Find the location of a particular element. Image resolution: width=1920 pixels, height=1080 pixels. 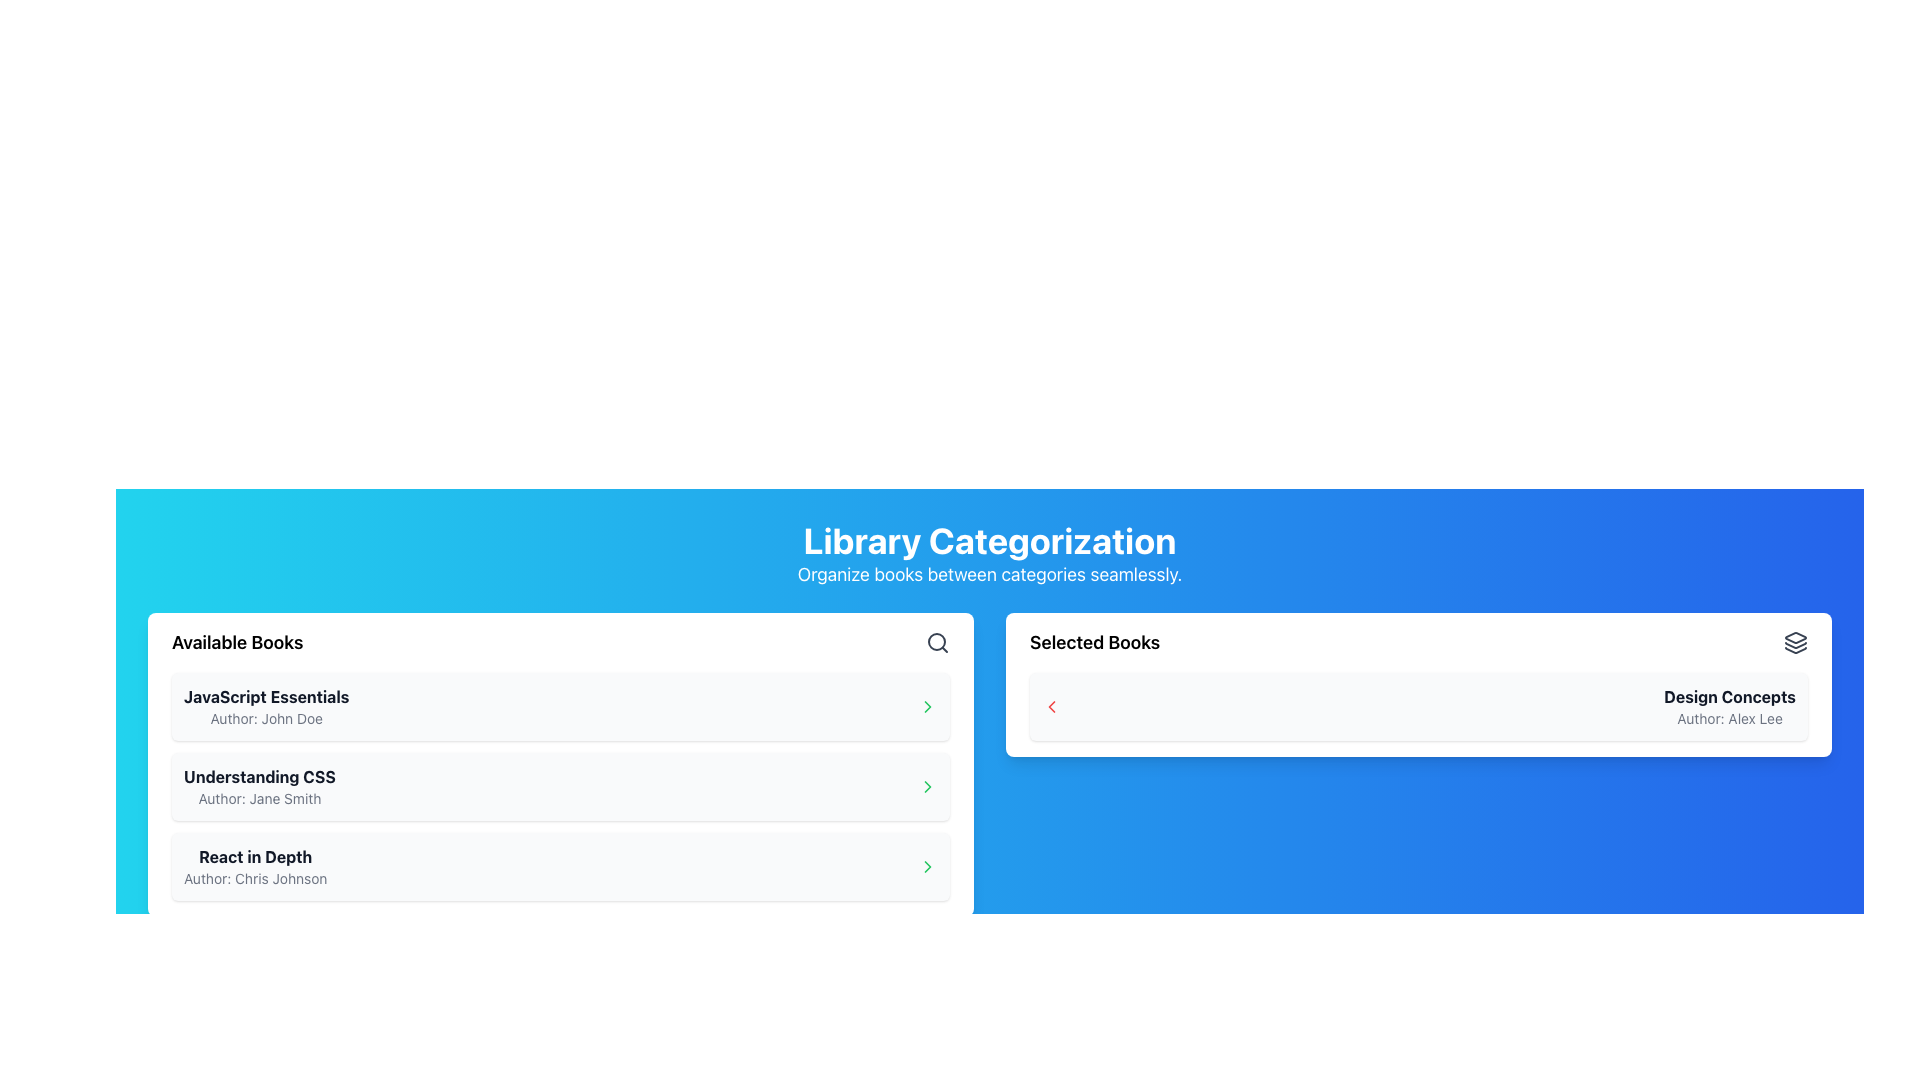

the right-facing arrow icon located in the 'Available Books' section is located at coordinates (926, 785).